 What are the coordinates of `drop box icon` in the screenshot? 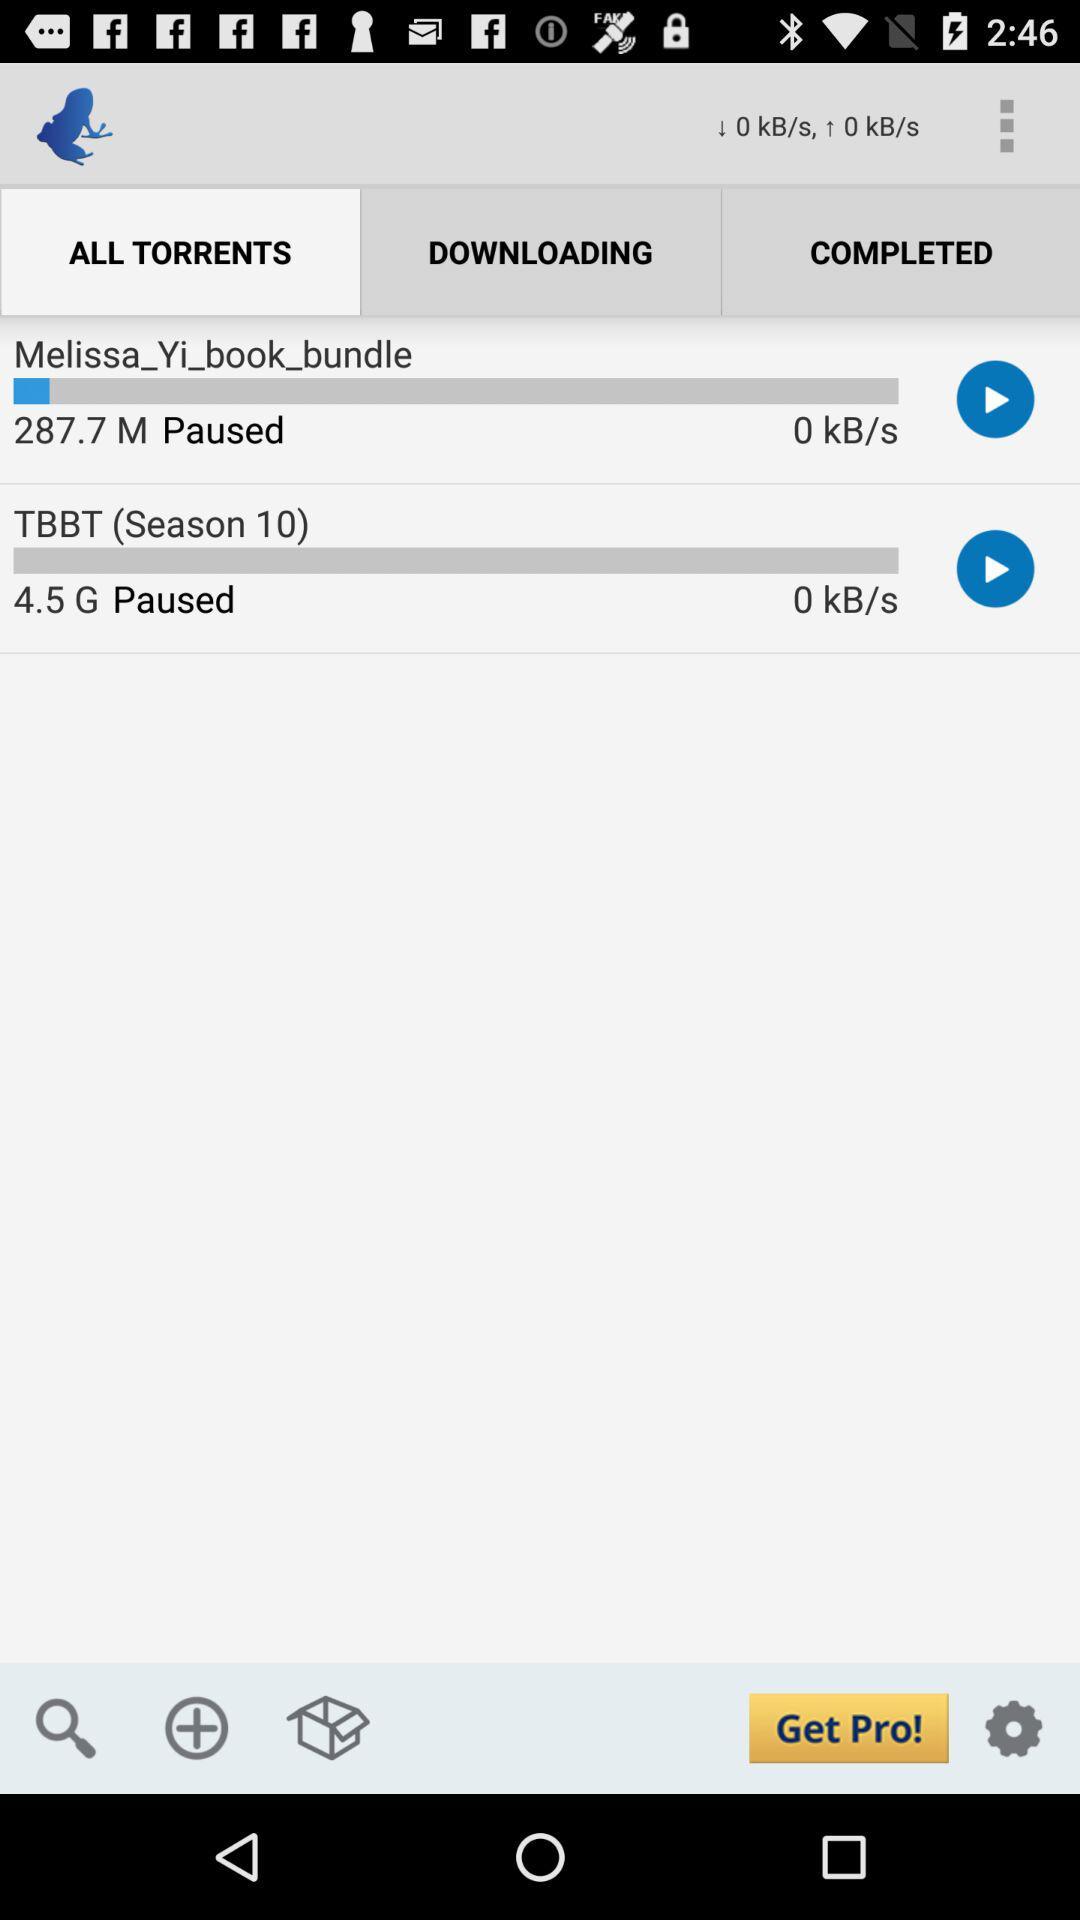 It's located at (327, 1727).